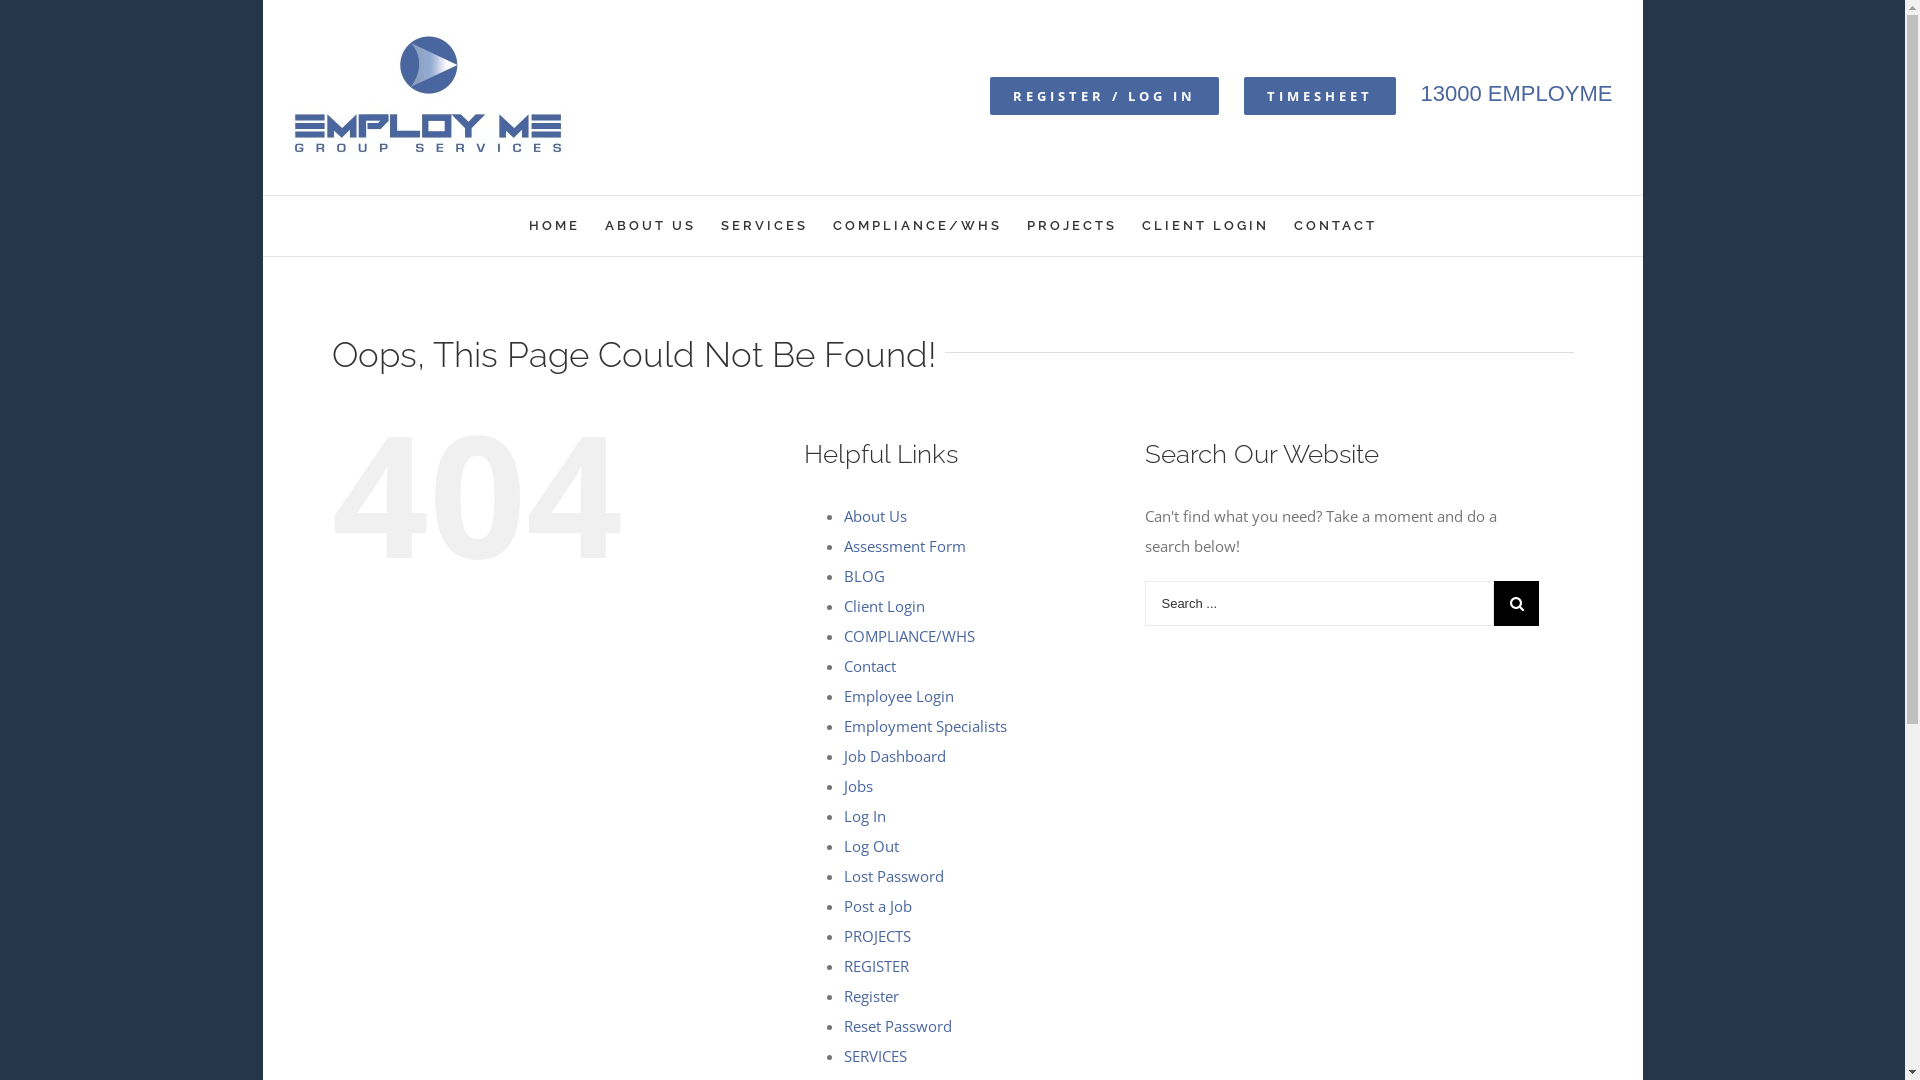 The width and height of the screenshot is (1920, 1080). Describe the element at coordinates (869, 666) in the screenshot. I see `'Contact'` at that location.